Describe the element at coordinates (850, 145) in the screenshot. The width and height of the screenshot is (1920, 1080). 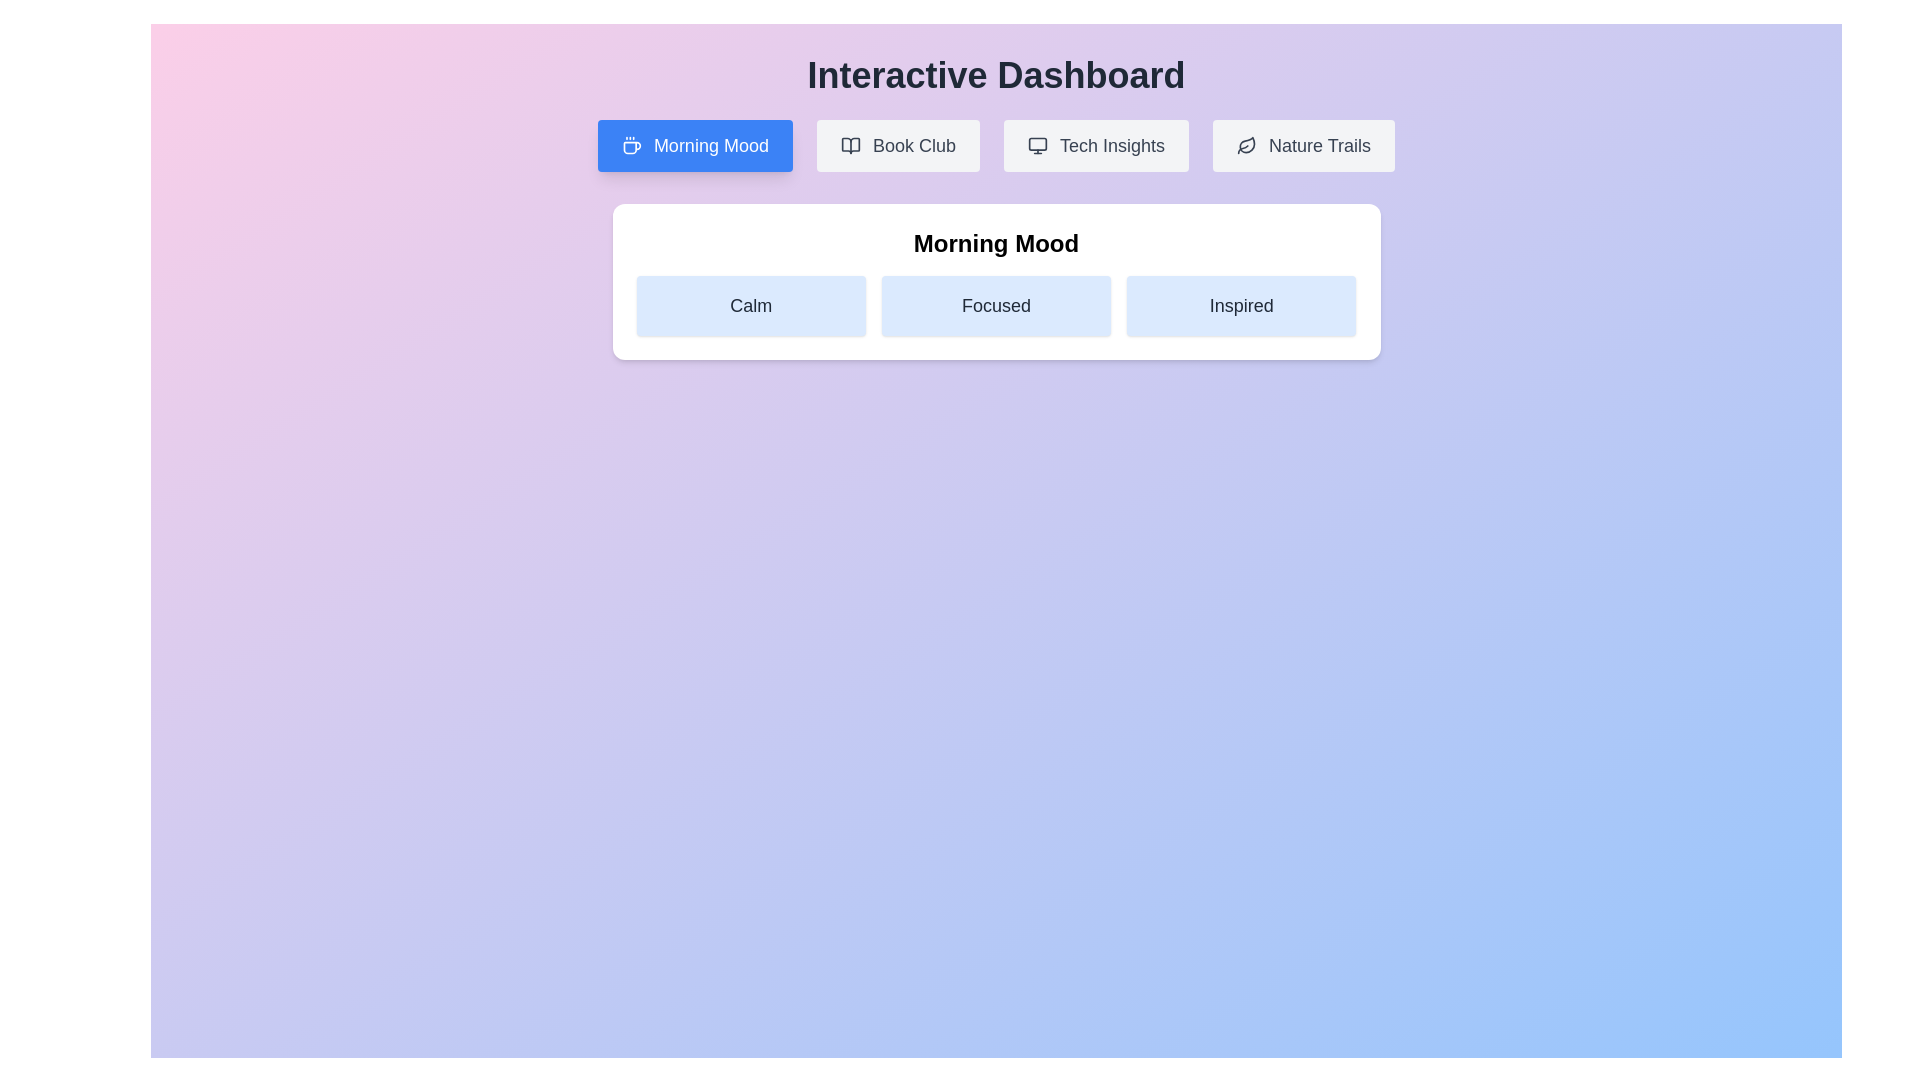
I see `the icon representing the theme of the 'Book Club' button, located at the extreme left of the button with a light gray background` at that location.